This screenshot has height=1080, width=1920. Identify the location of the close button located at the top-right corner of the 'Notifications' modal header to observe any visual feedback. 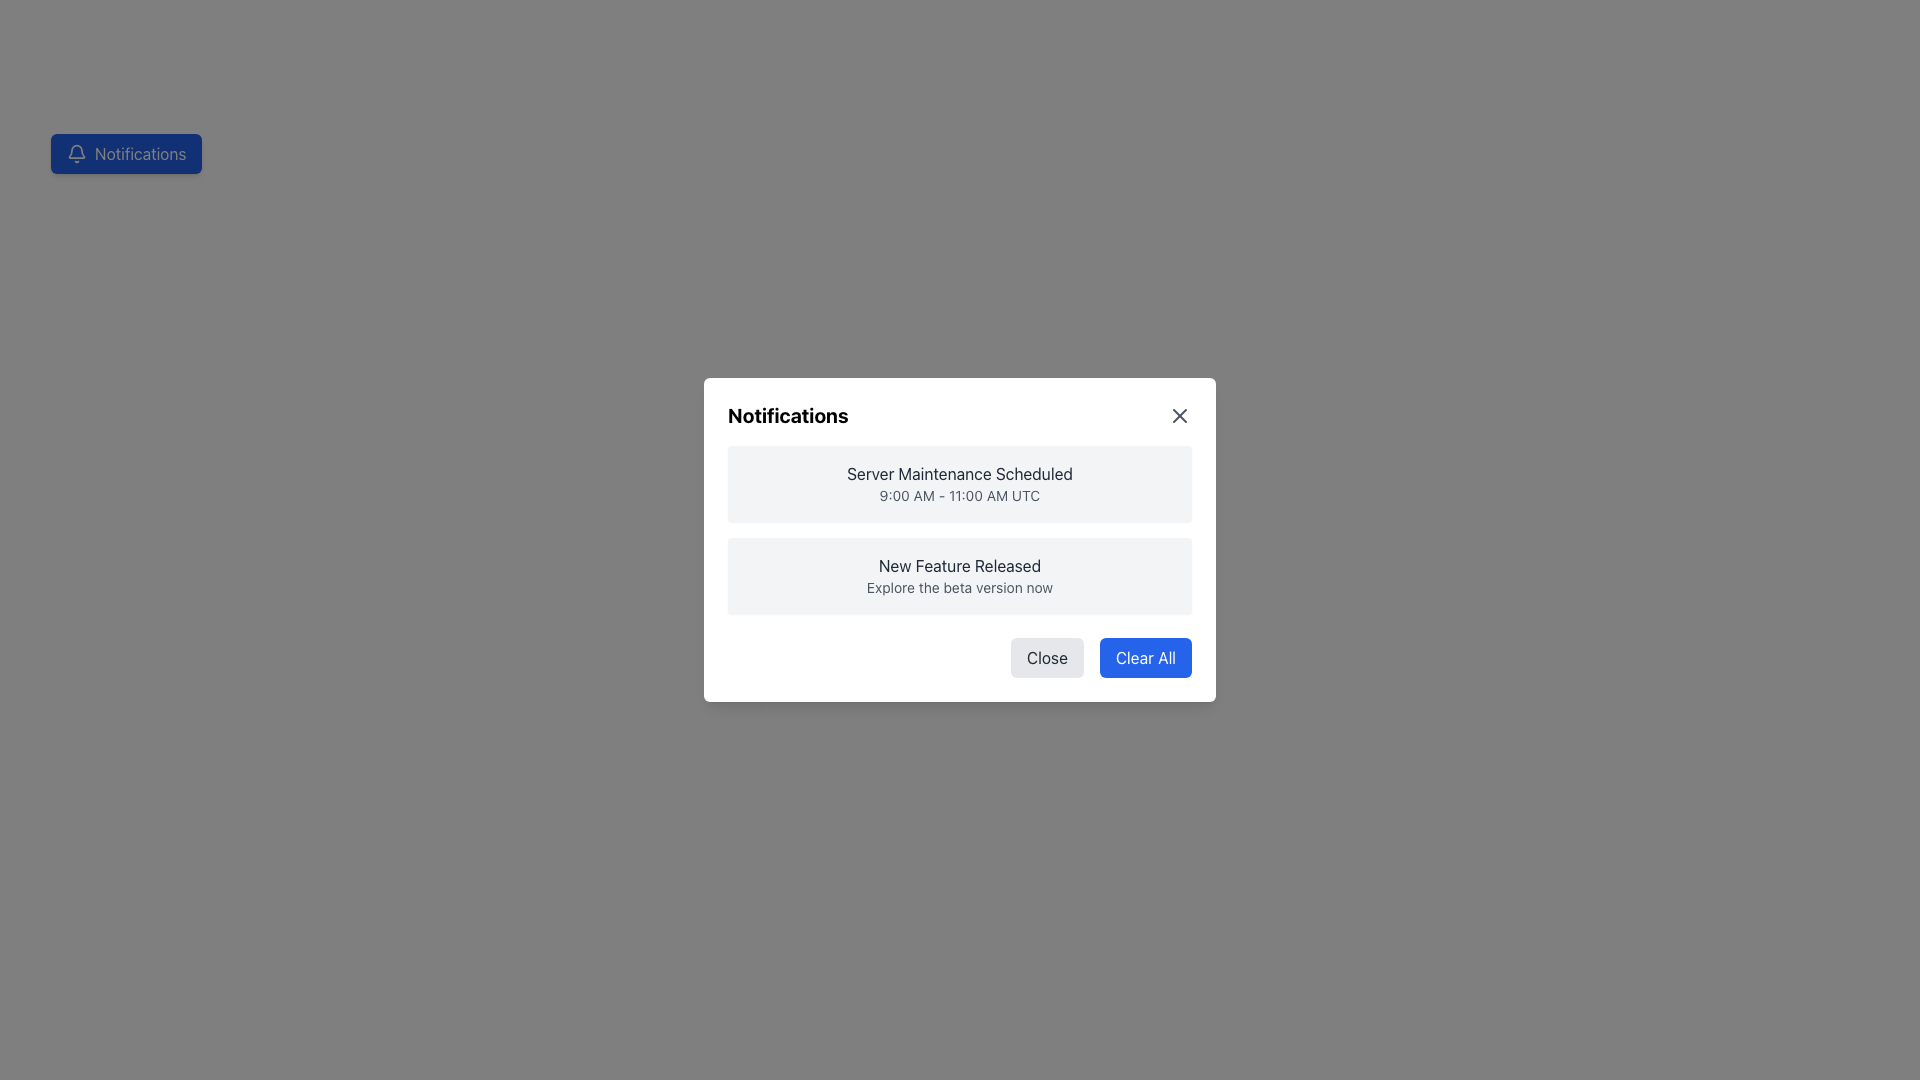
(1180, 415).